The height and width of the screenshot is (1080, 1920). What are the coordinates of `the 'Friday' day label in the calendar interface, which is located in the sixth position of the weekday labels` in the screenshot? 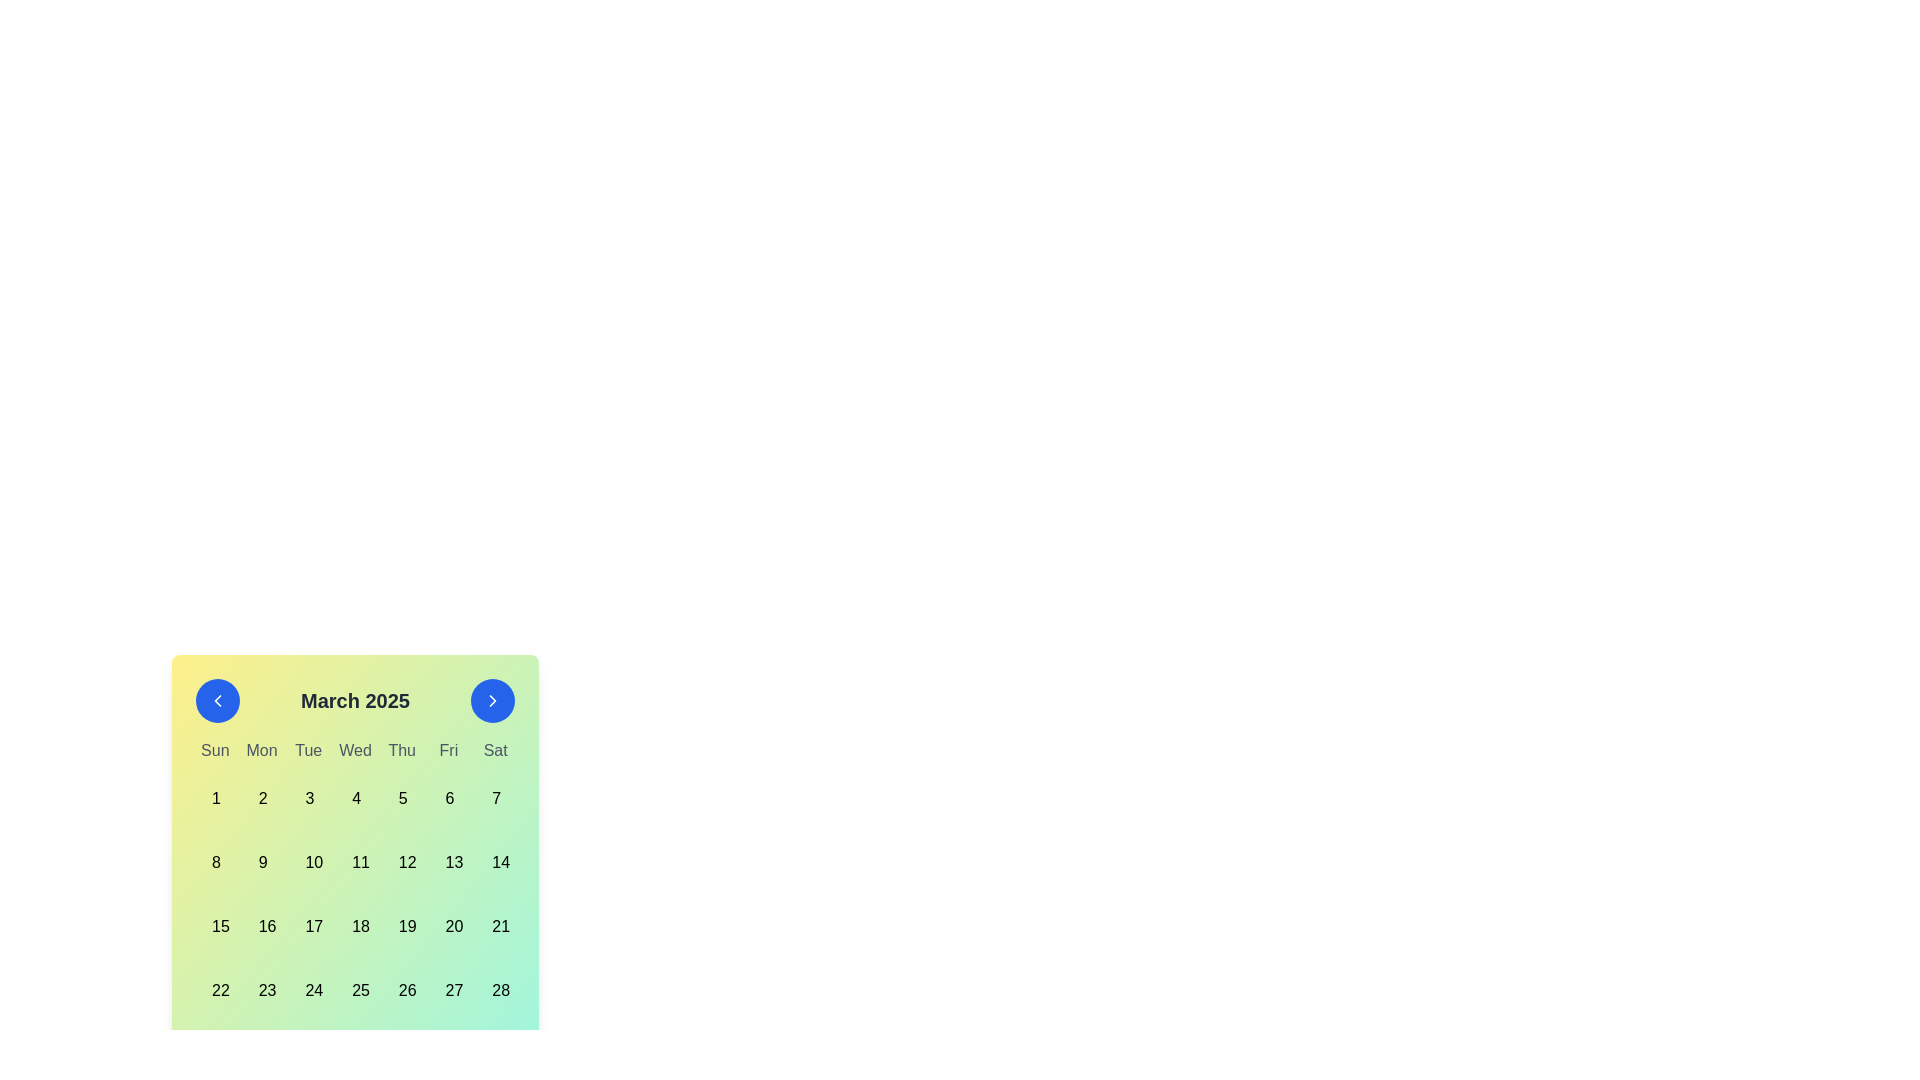 It's located at (447, 751).